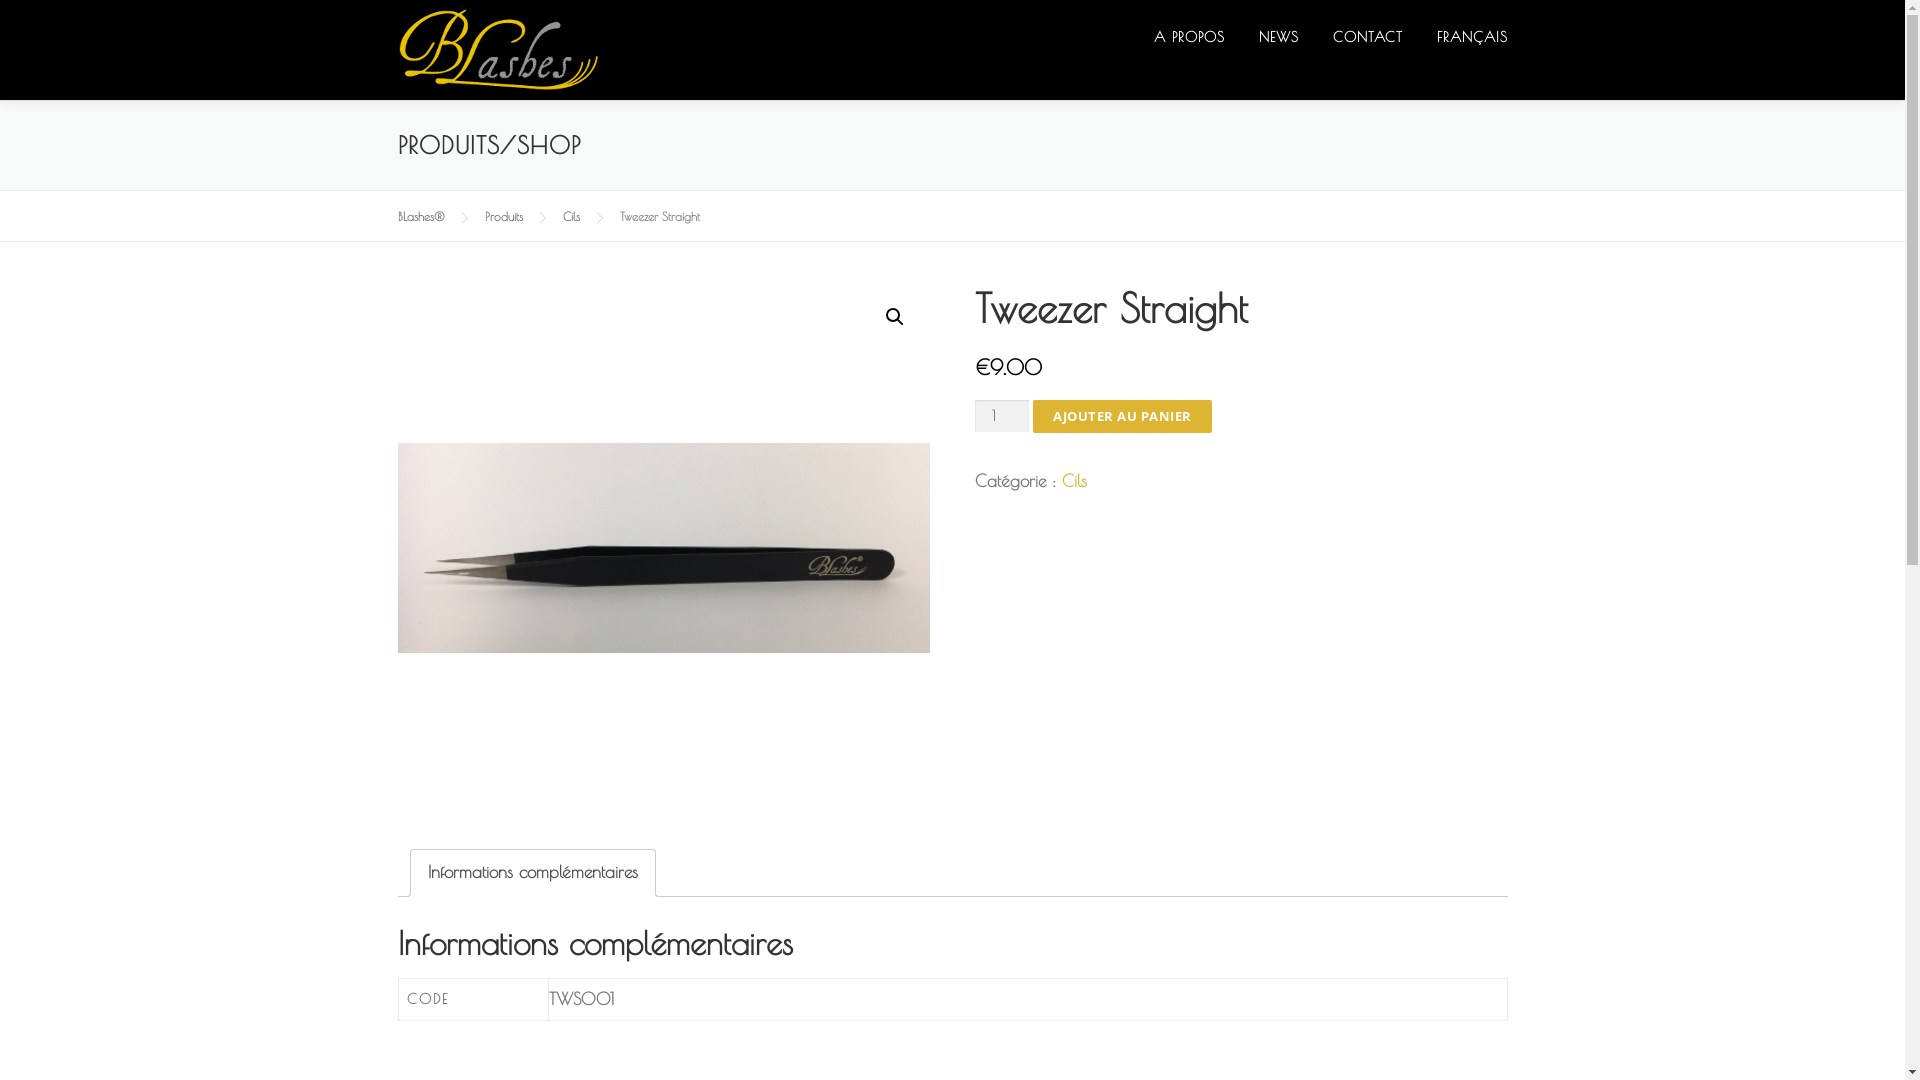 The image size is (1920, 1080). Describe the element at coordinates (569, 216) in the screenshot. I see `'Cils'` at that location.